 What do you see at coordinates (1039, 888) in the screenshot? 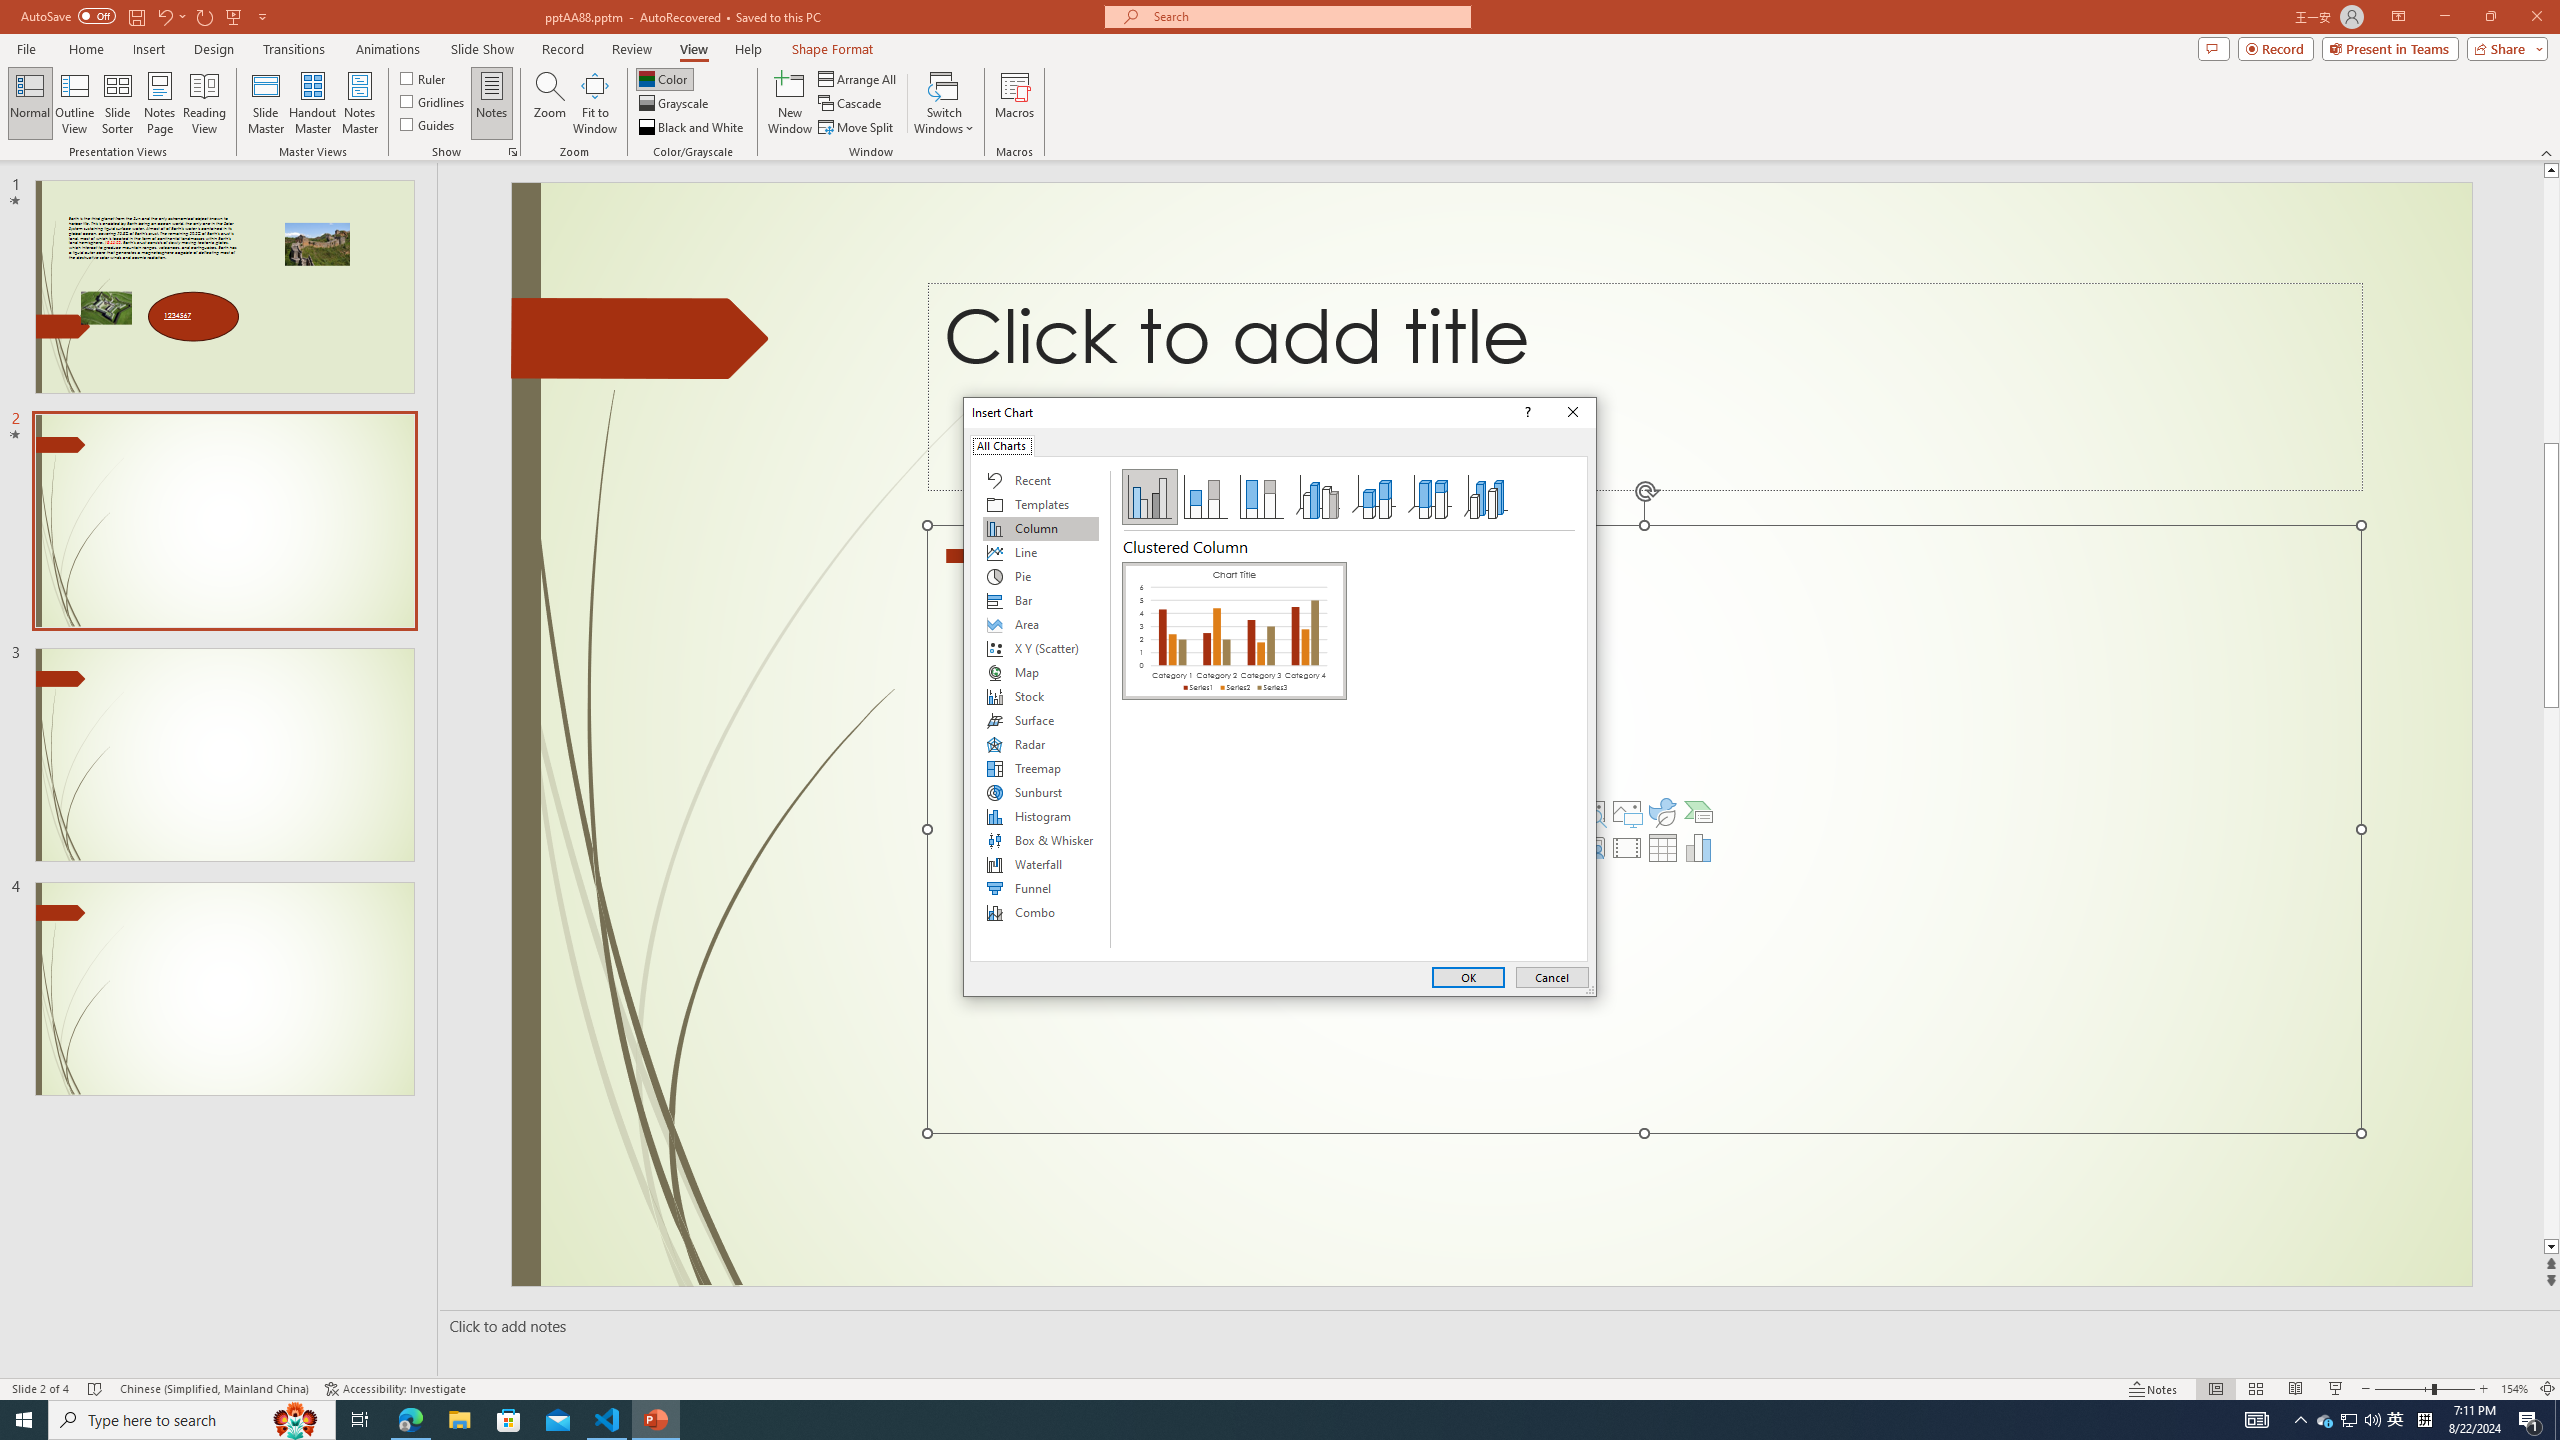
I see `'Funnel'` at bounding box center [1039, 888].